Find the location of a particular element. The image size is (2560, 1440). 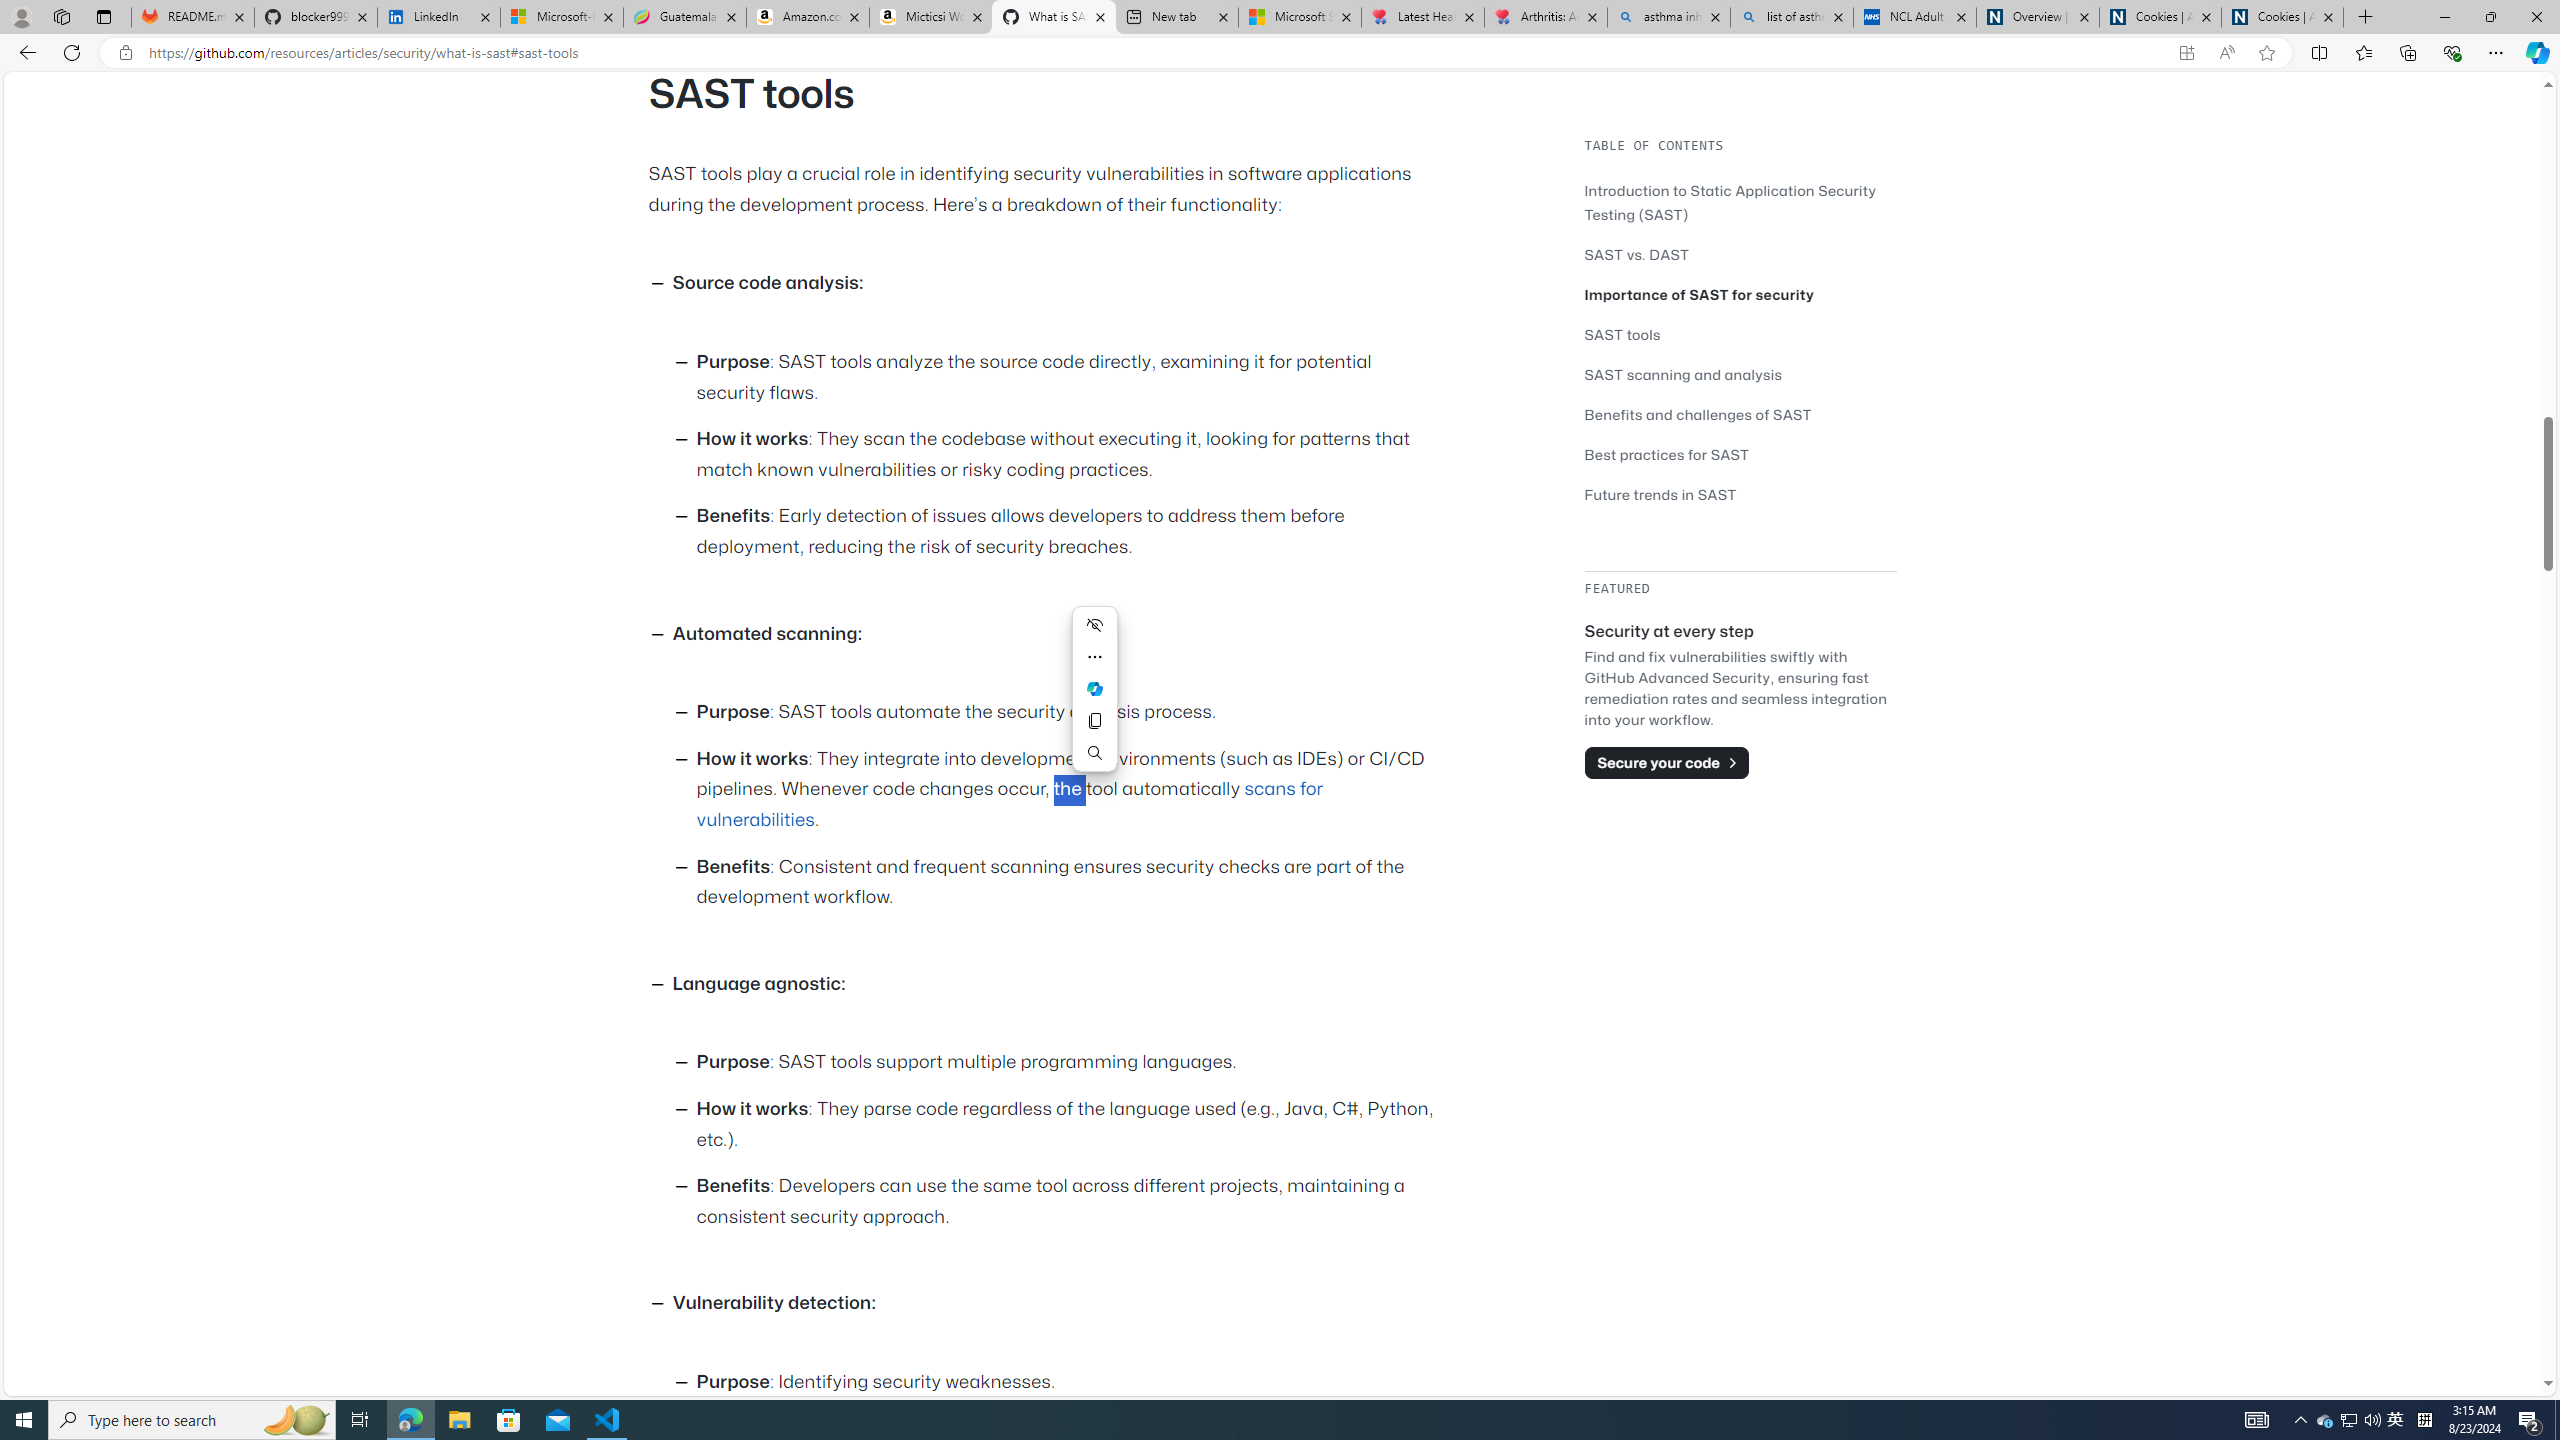

'asthma inhaler - Search' is located at coordinates (1668, 16).